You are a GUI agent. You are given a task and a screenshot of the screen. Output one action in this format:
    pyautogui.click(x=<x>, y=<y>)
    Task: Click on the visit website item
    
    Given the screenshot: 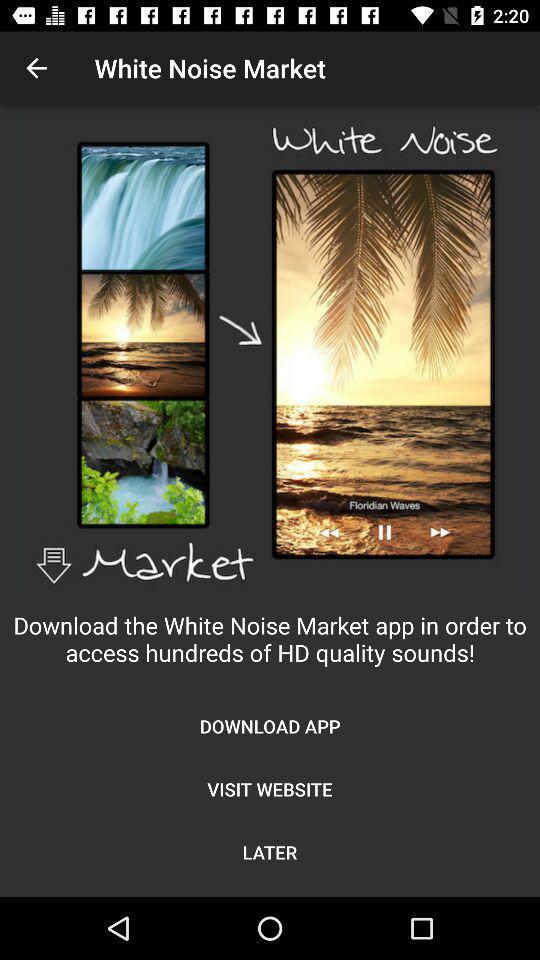 What is the action you would take?
    pyautogui.click(x=270, y=789)
    